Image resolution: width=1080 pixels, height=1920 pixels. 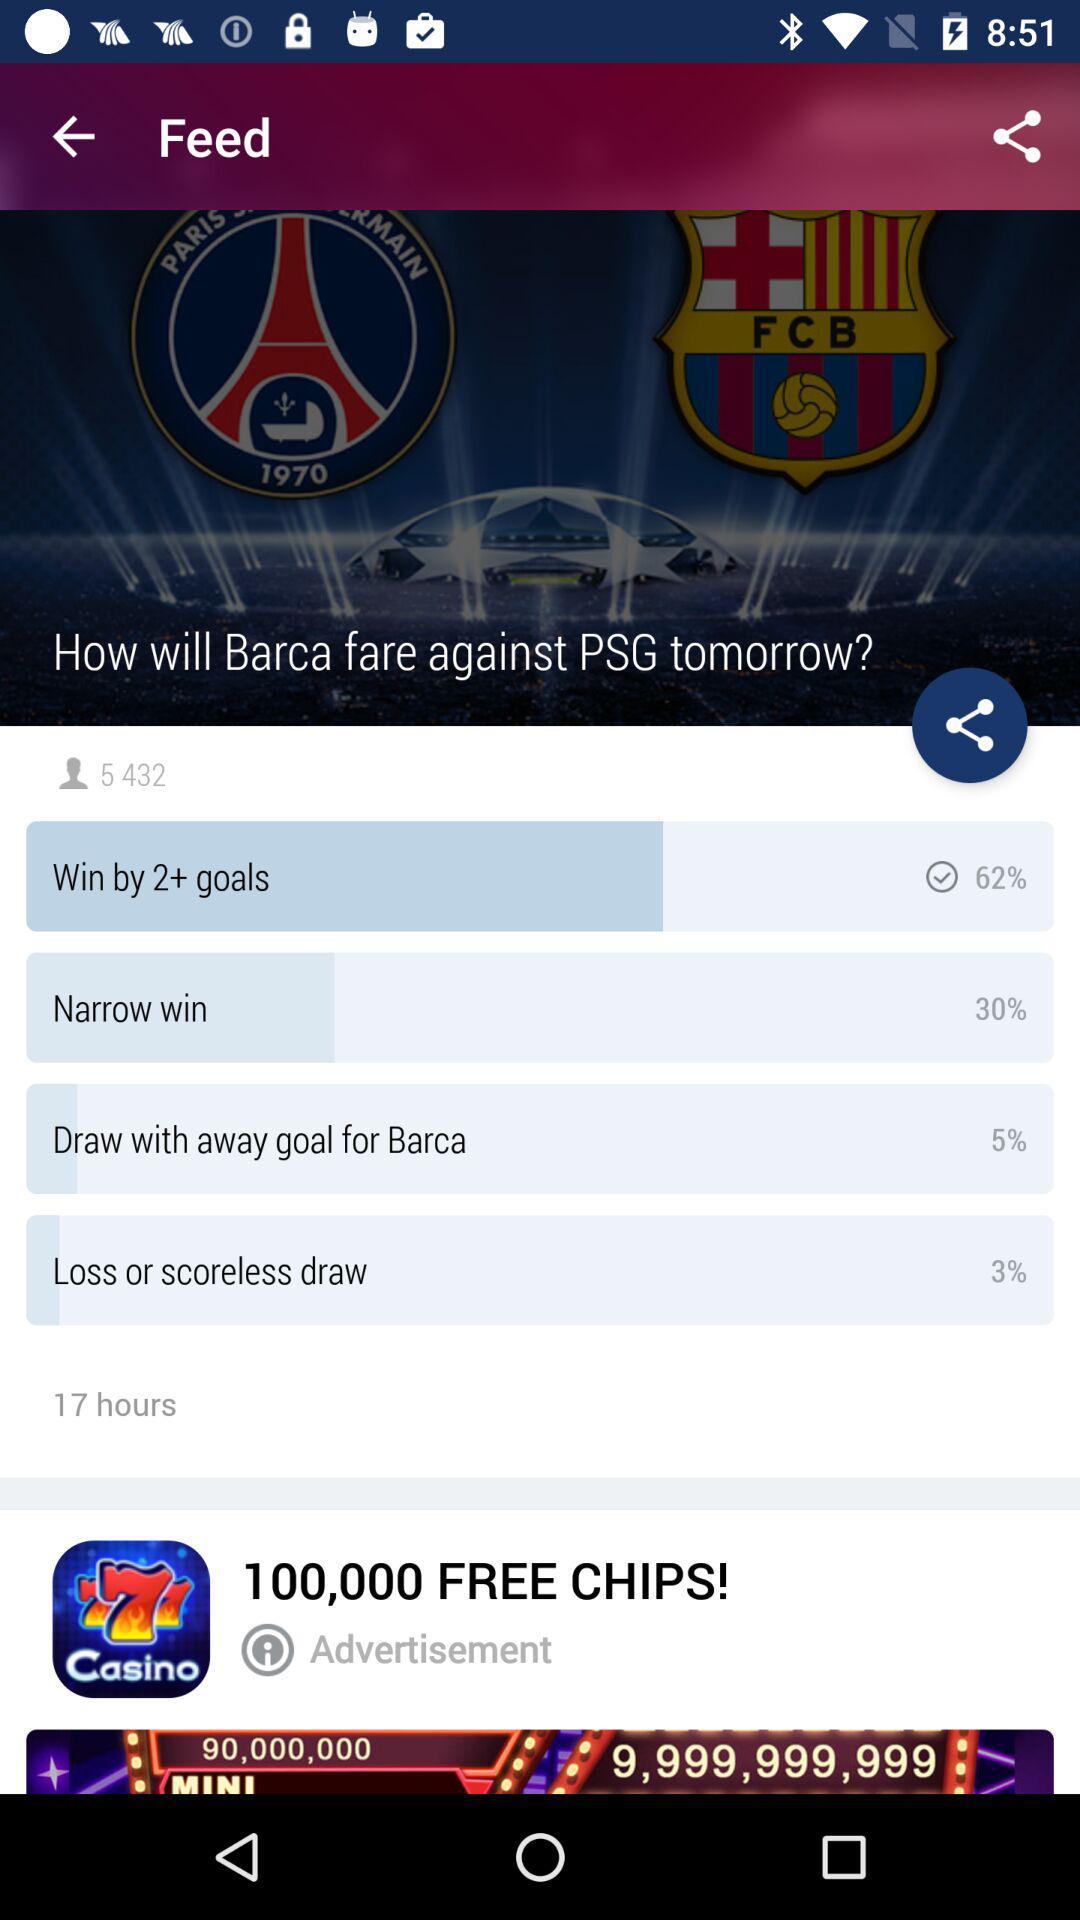 What do you see at coordinates (540, 1761) in the screenshot?
I see `tap to view` at bounding box center [540, 1761].